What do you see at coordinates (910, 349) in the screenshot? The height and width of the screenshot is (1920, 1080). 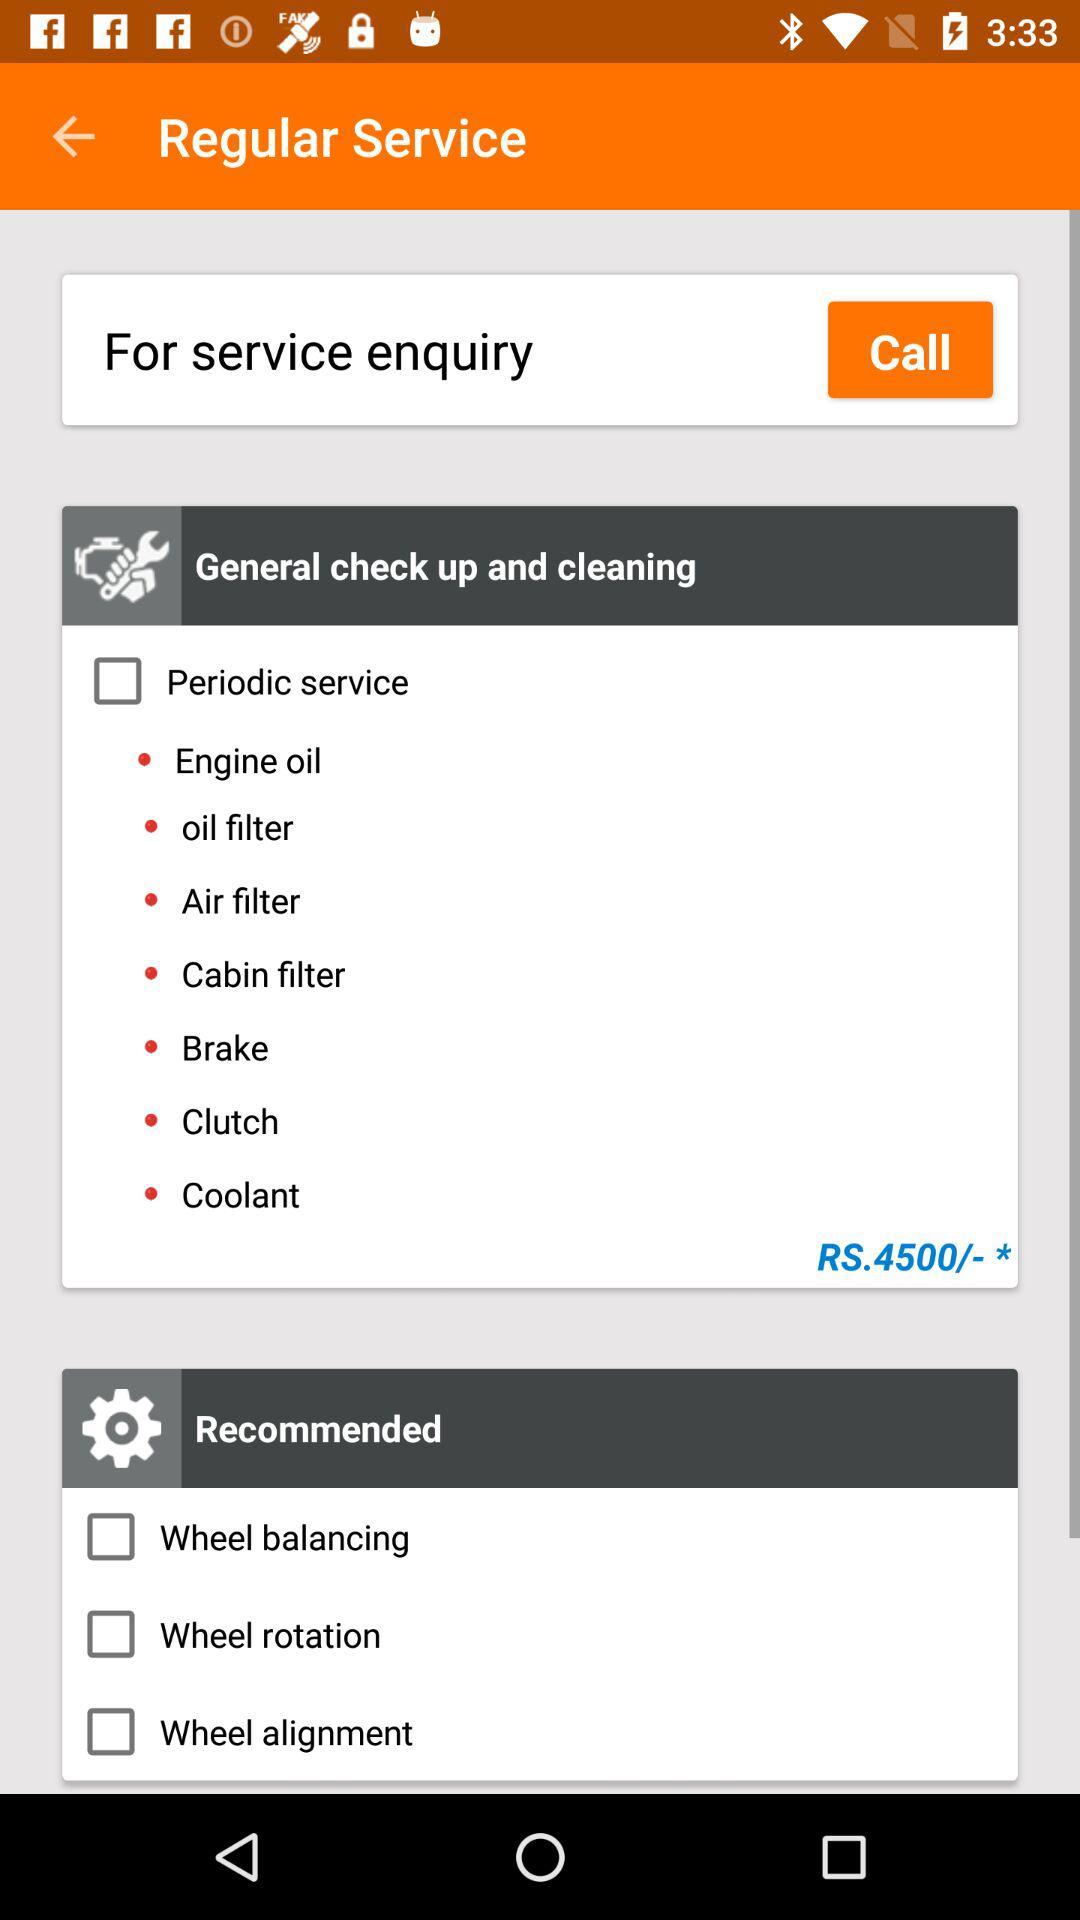 I see `item above general check up item` at bounding box center [910, 349].